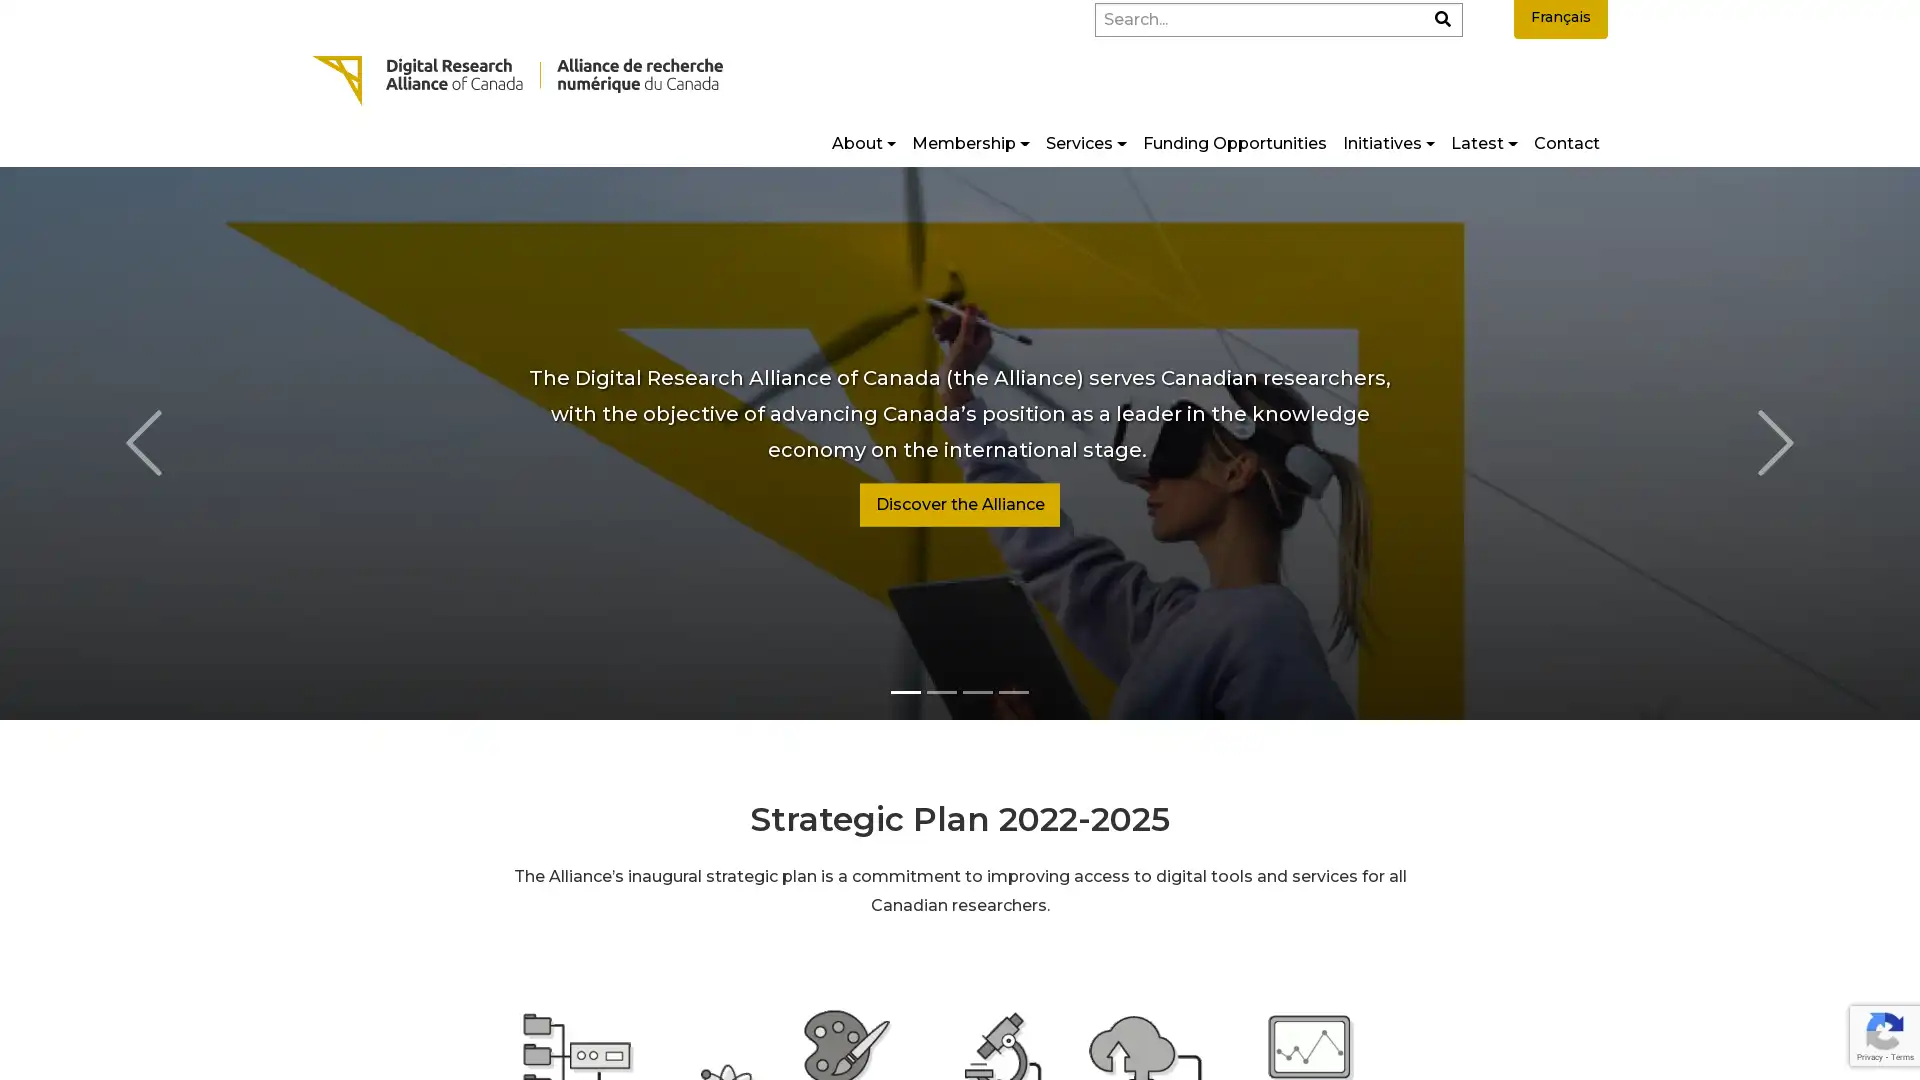  I want to click on Slide 2, so click(978, 690).